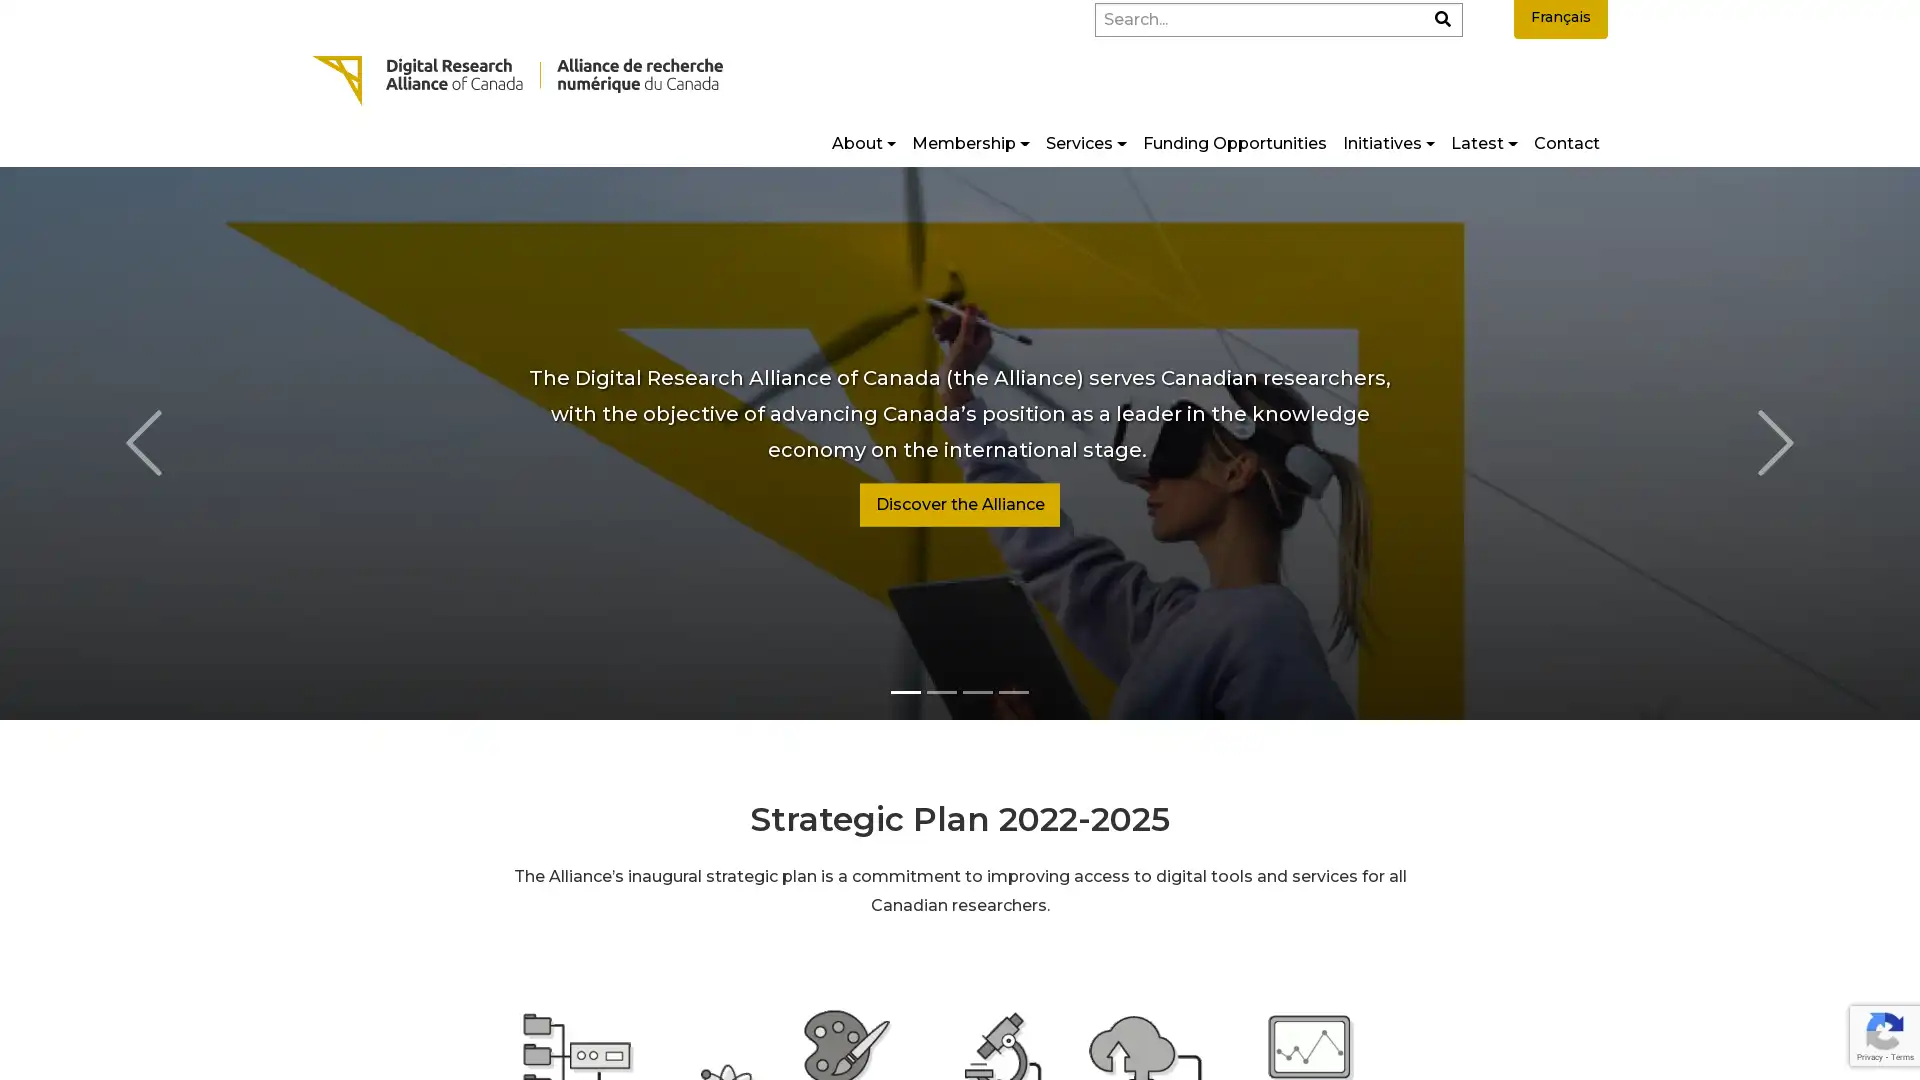  I want to click on Slide 2, so click(978, 690).